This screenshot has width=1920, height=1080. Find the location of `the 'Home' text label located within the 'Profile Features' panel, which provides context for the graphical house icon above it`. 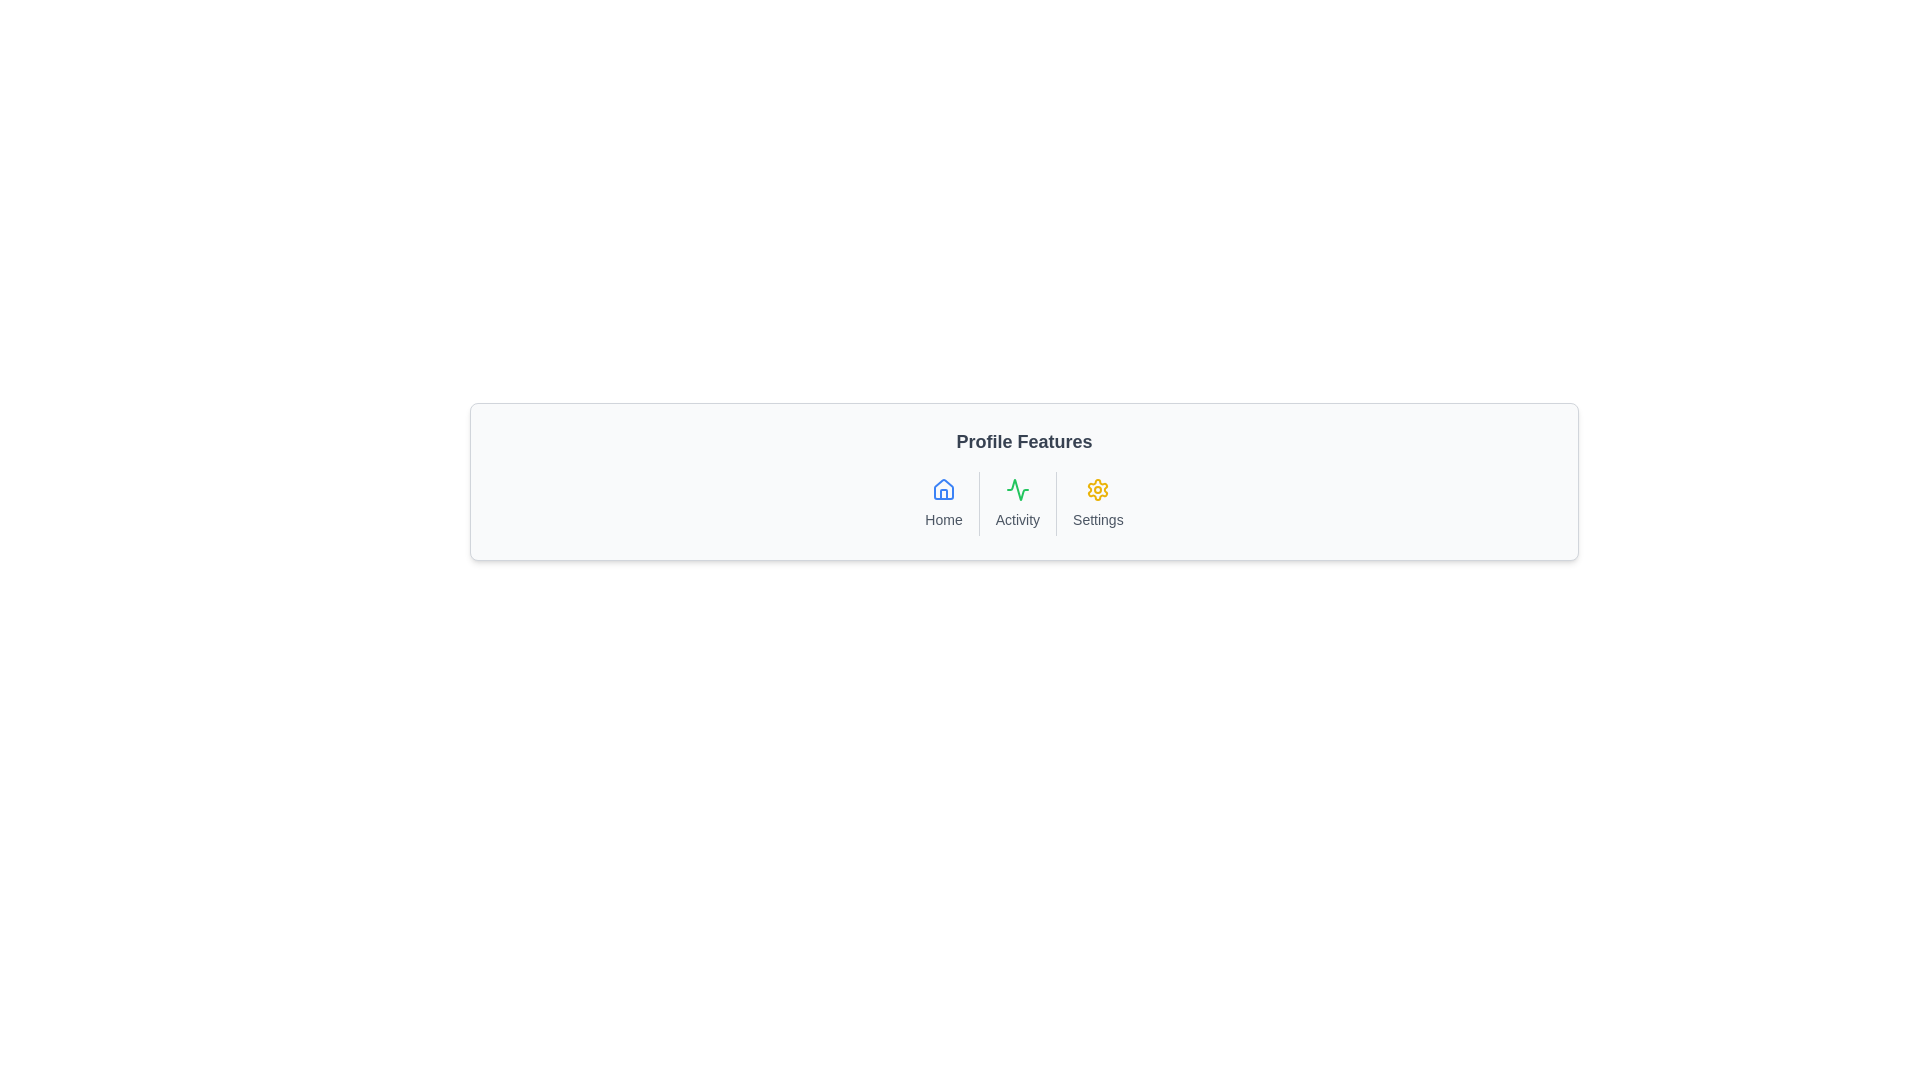

the 'Home' text label located within the 'Profile Features' panel, which provides context for the graphical house icon above it is located at coordinates (943, 519).